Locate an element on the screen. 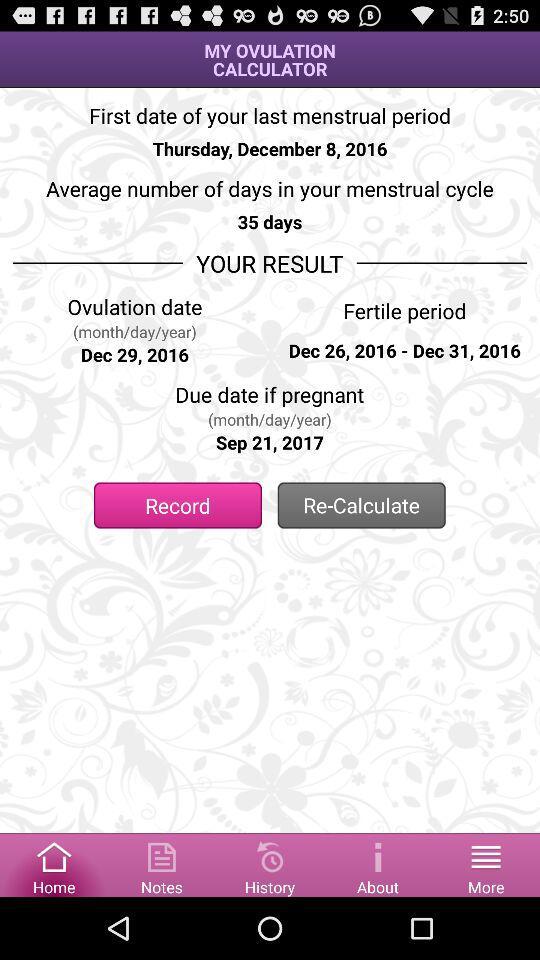  home button is located at coordinates (54, 863).